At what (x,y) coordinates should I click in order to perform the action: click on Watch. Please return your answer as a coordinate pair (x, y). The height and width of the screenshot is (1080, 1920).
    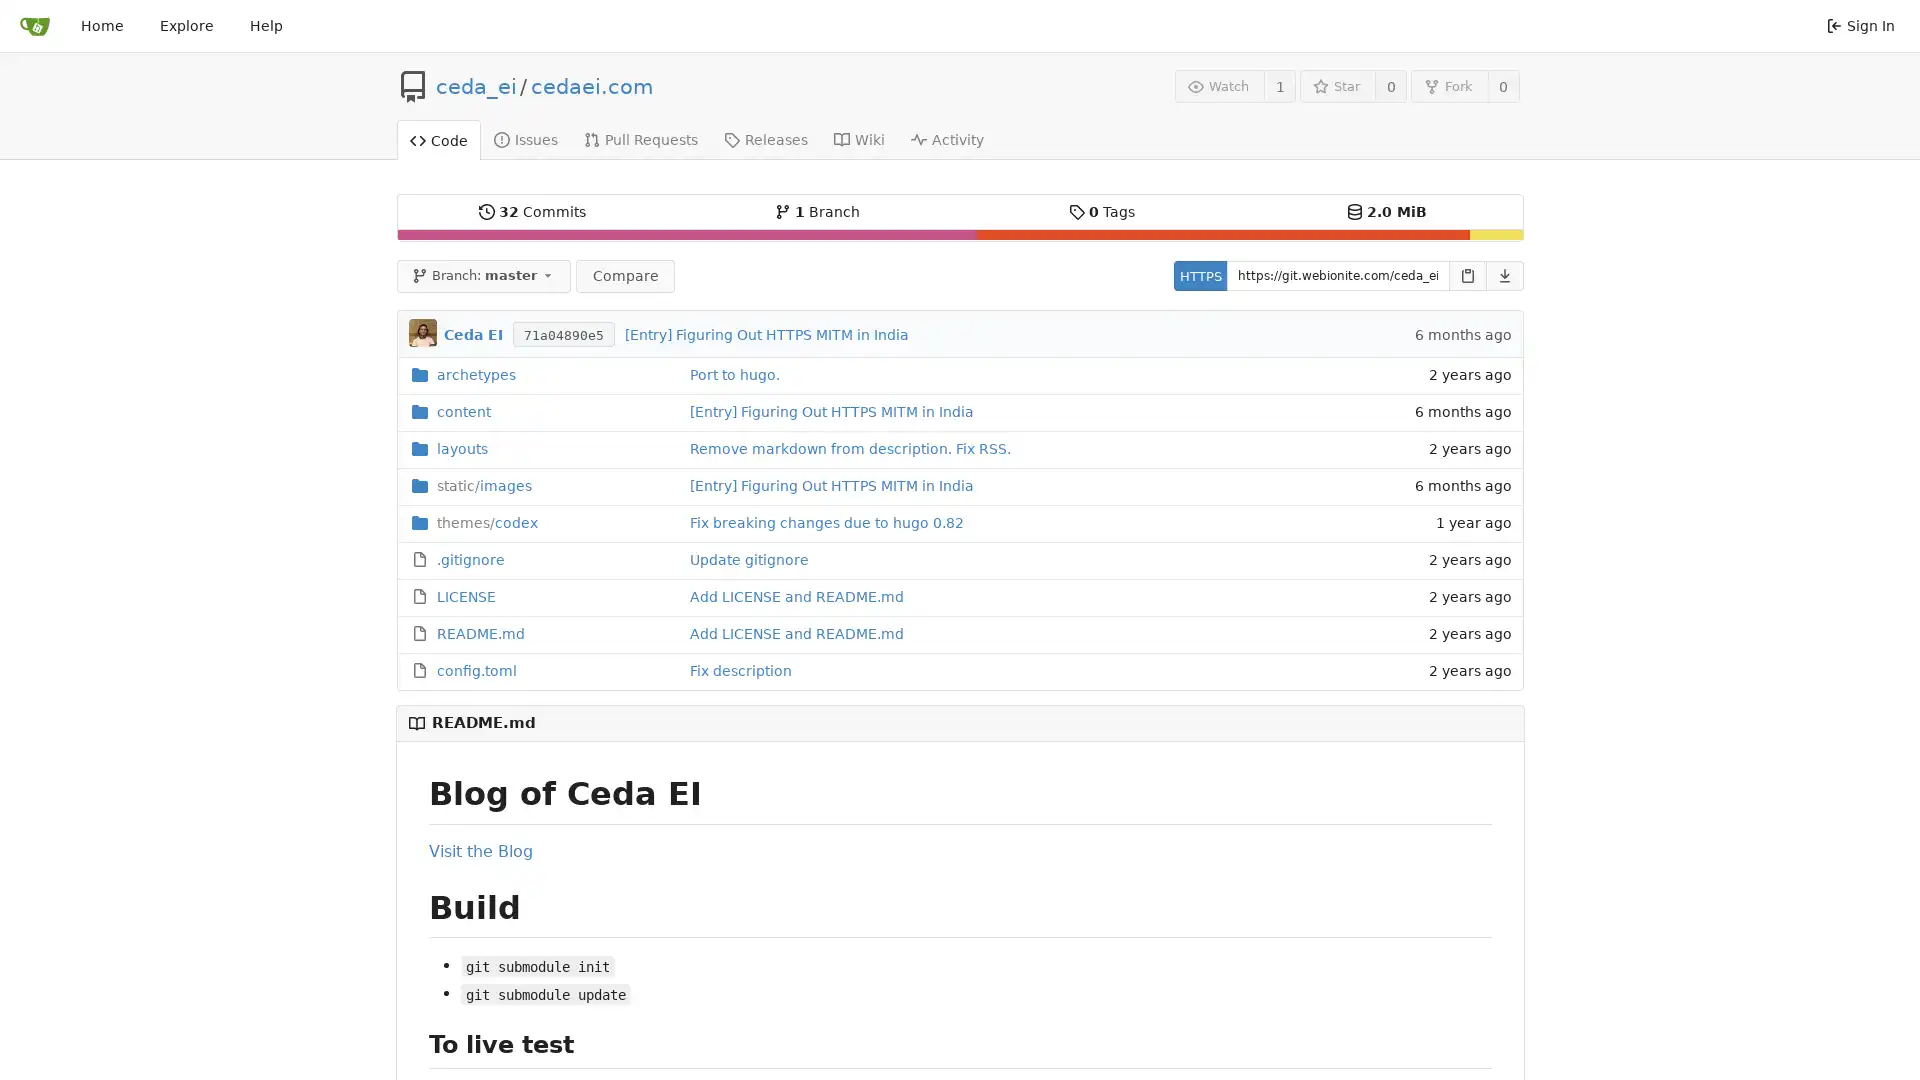
    Looking at the image, I should click on (1218, 85).